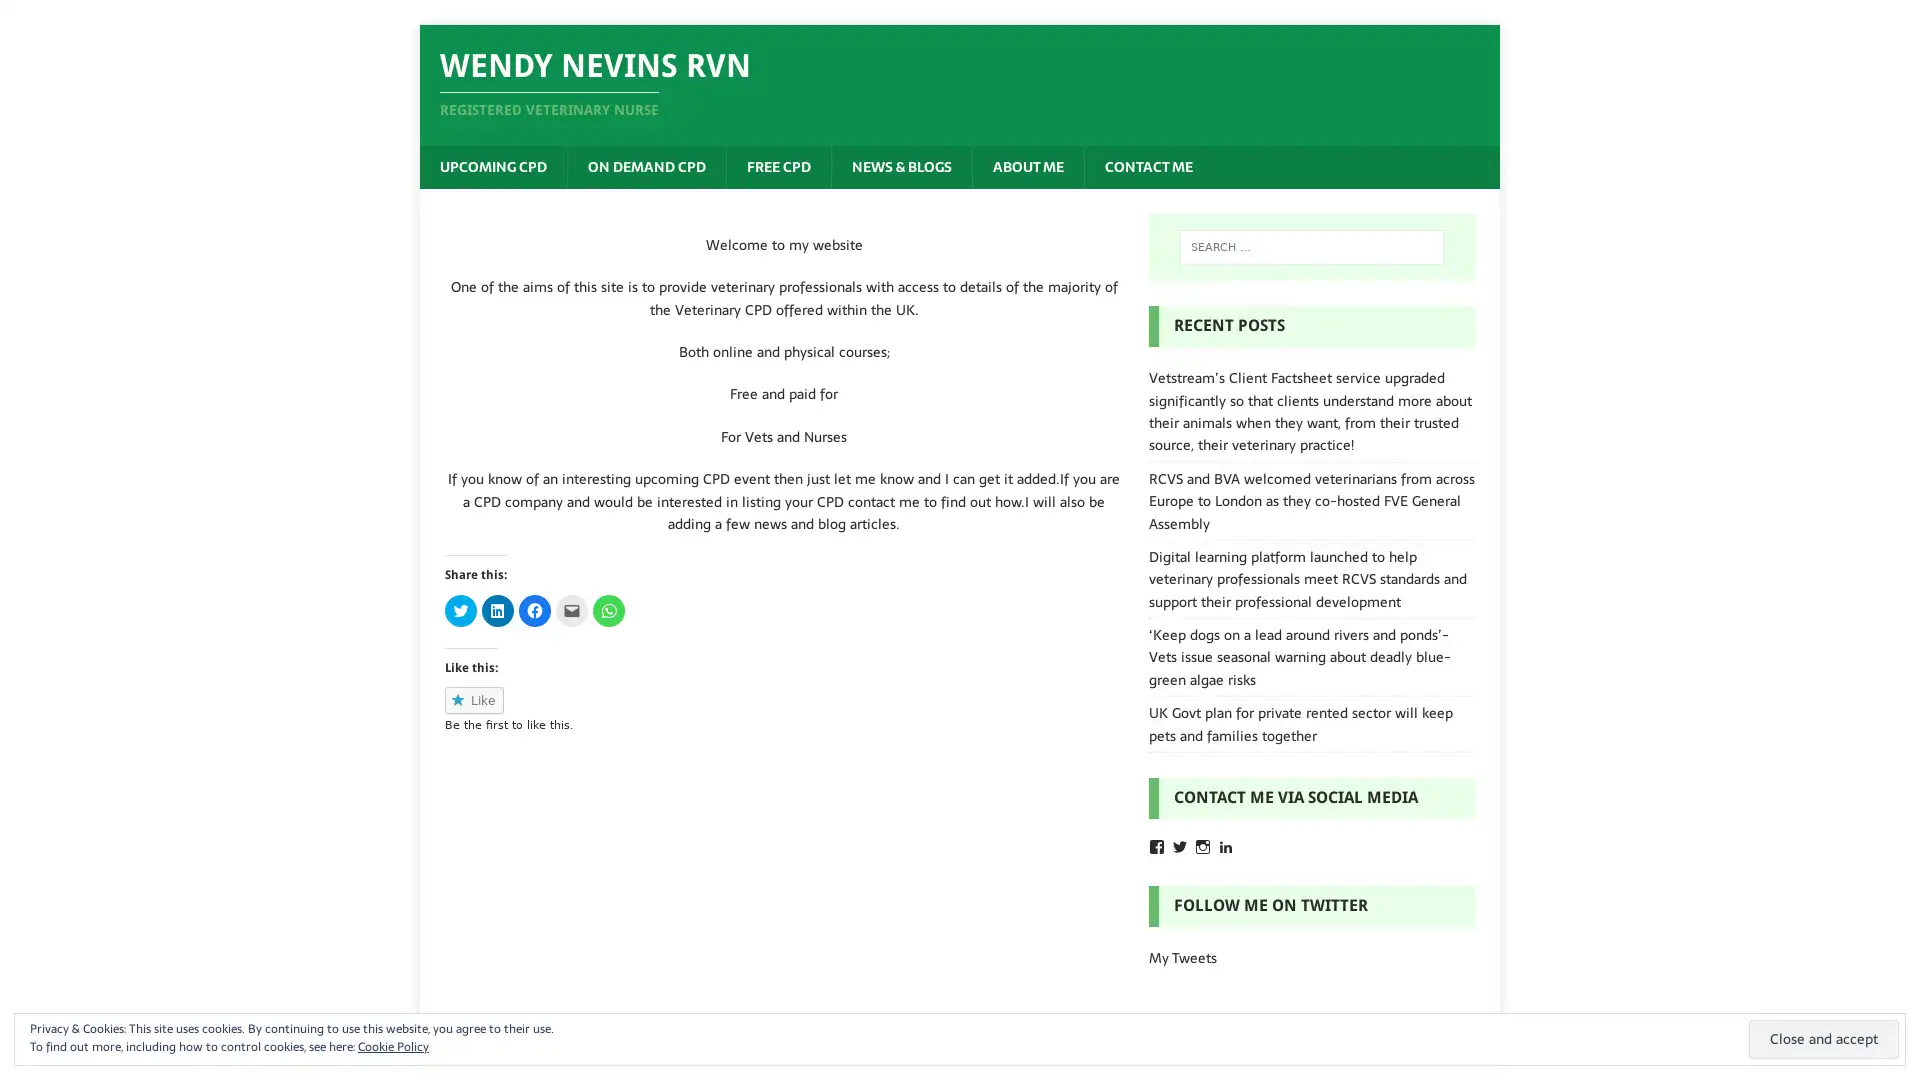  What do you see at coordinates (1824, 1038) in the screenshot?
I see `Close and accept` at bounding box center [1824, 1038].